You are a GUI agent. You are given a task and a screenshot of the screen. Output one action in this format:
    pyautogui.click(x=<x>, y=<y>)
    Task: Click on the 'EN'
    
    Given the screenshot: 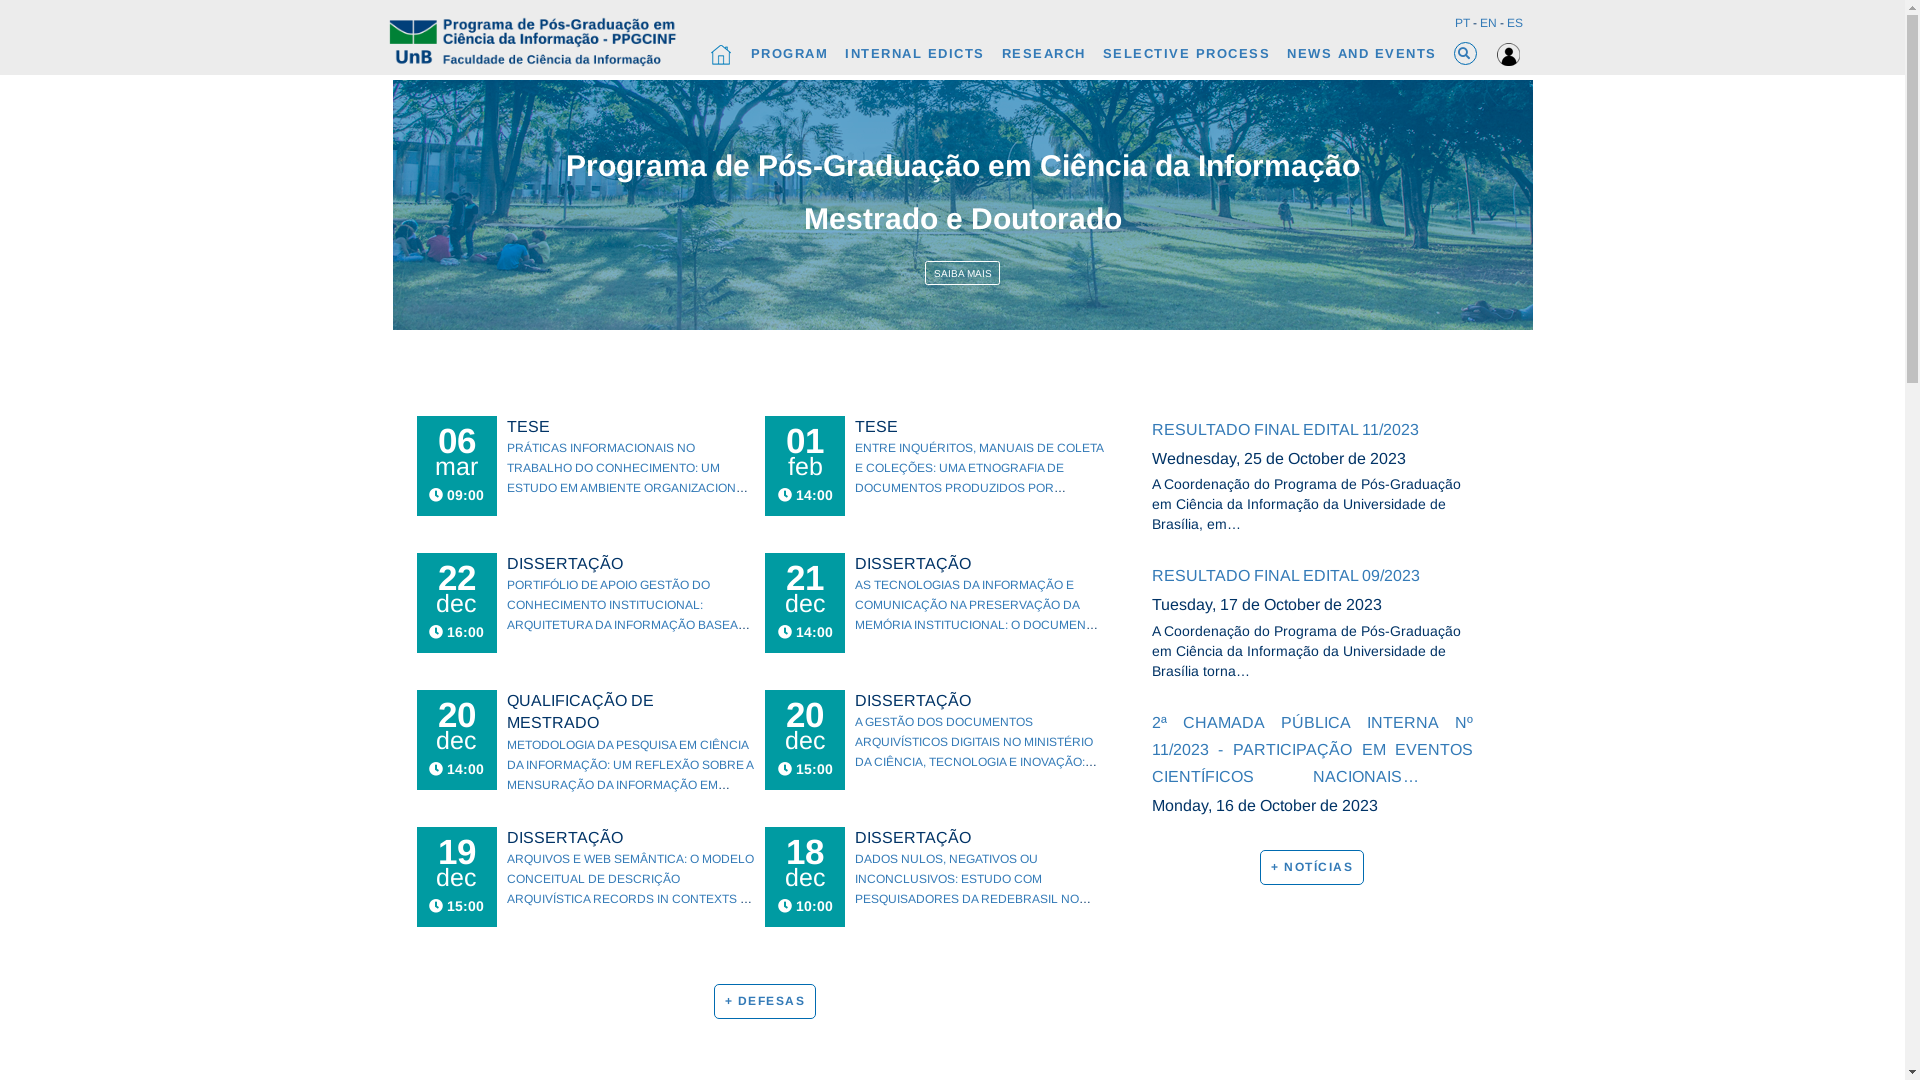 What is the action you would take?
    pyautogui.click(x=1488, y=23)
    